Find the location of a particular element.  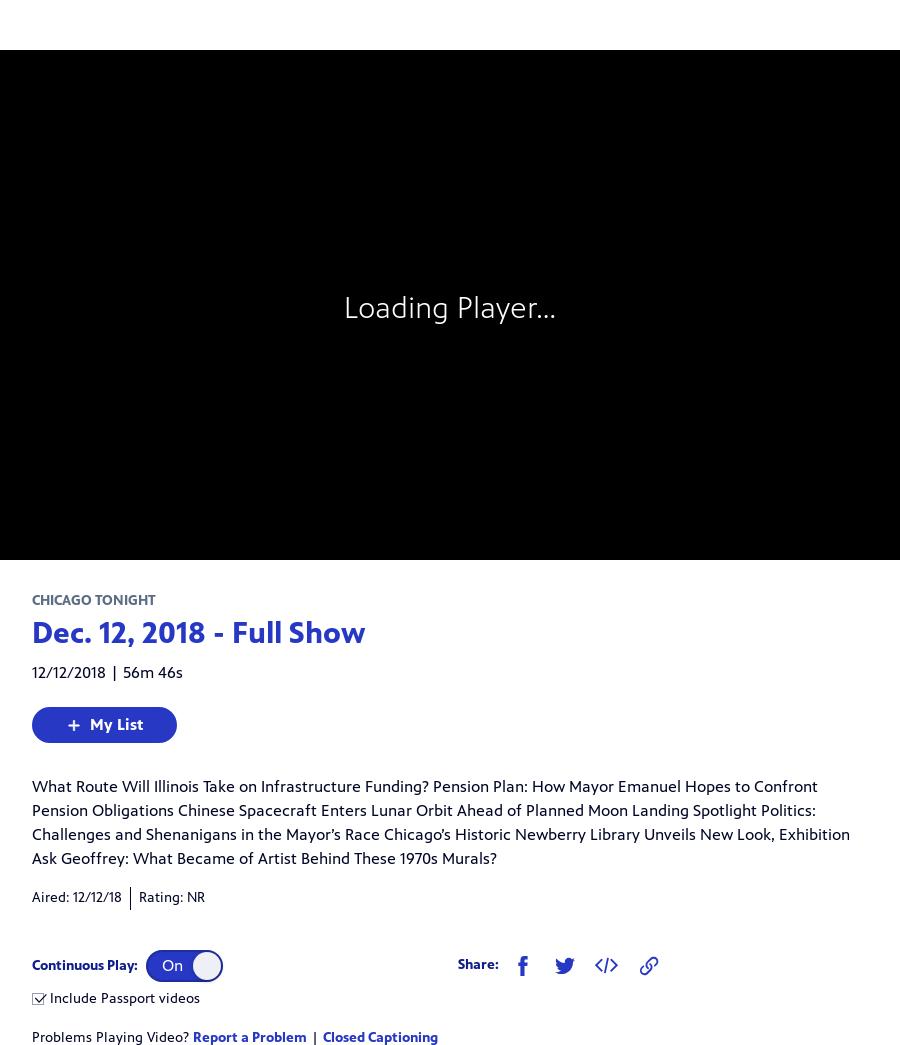

'Shows' is located at coordinates (60, 208).